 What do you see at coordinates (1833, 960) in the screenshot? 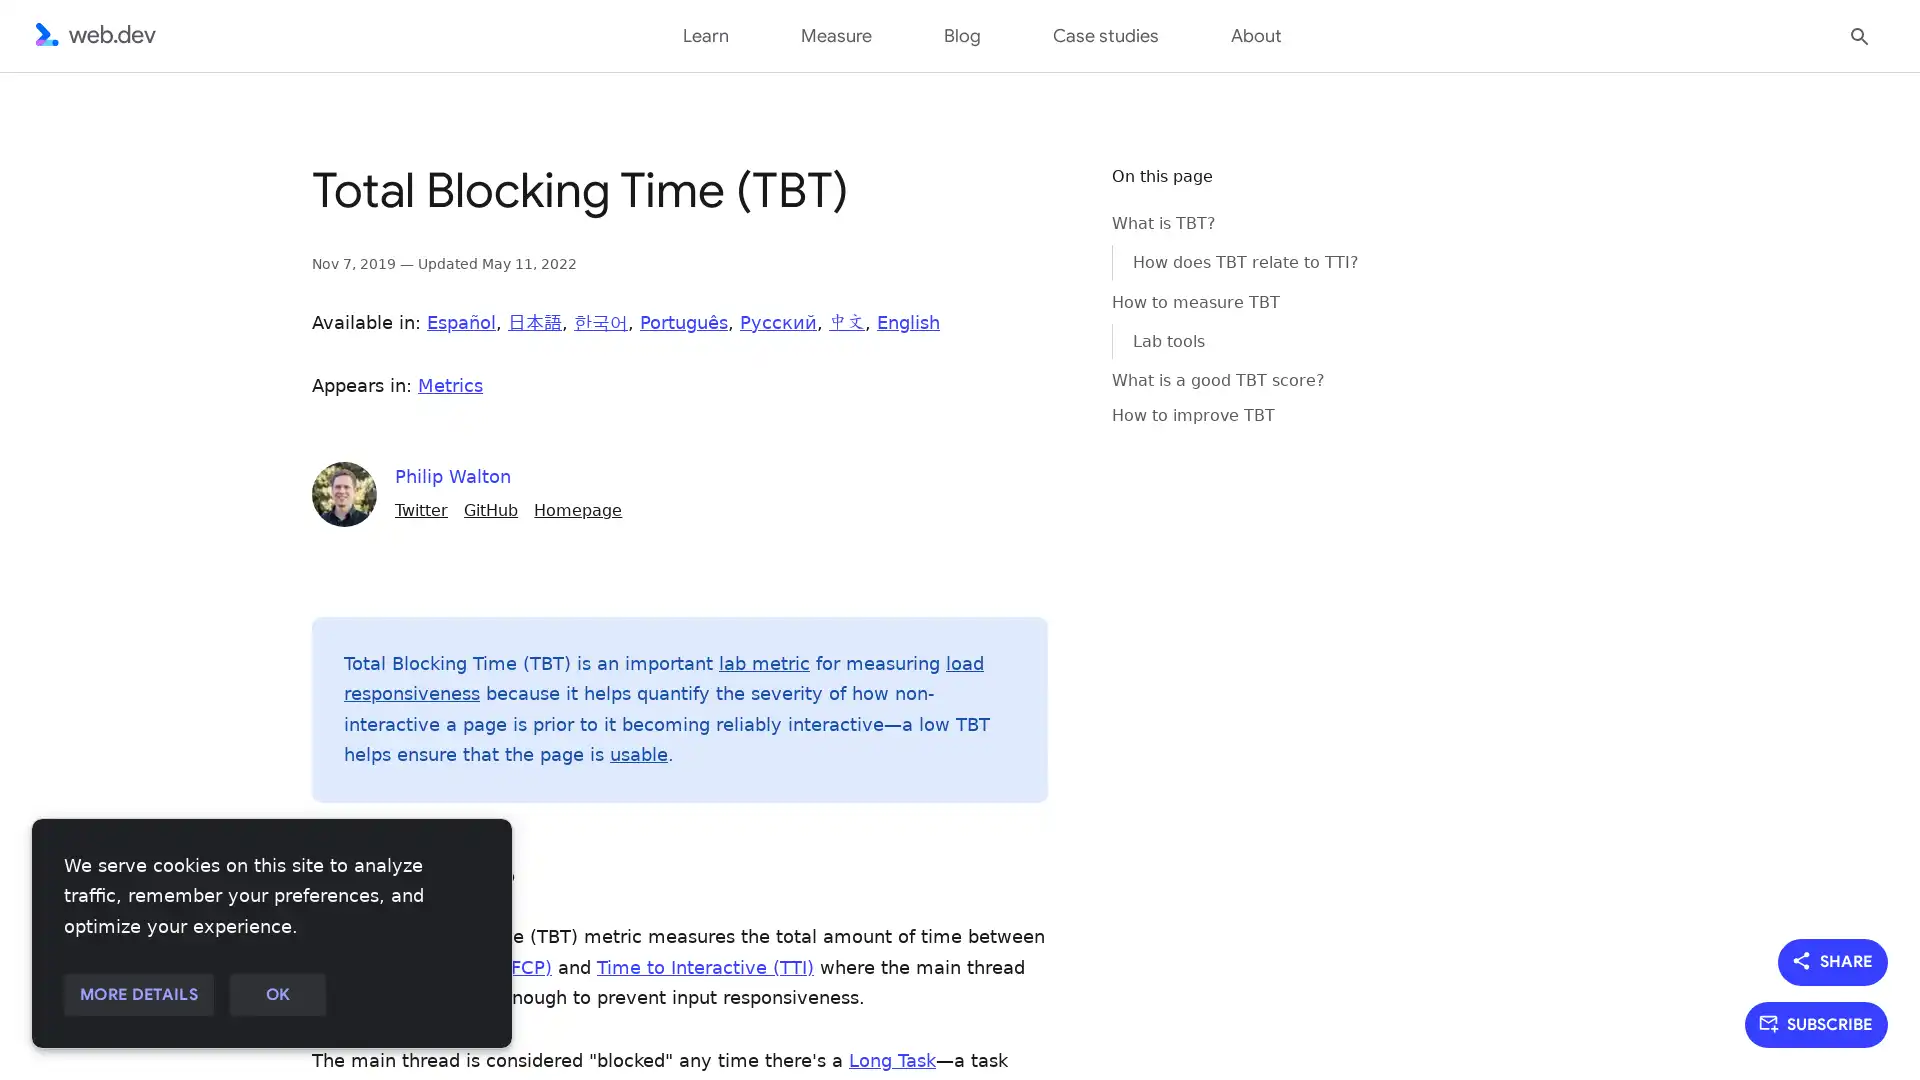
I see `SHARE` at bounding box center [1833, 960].